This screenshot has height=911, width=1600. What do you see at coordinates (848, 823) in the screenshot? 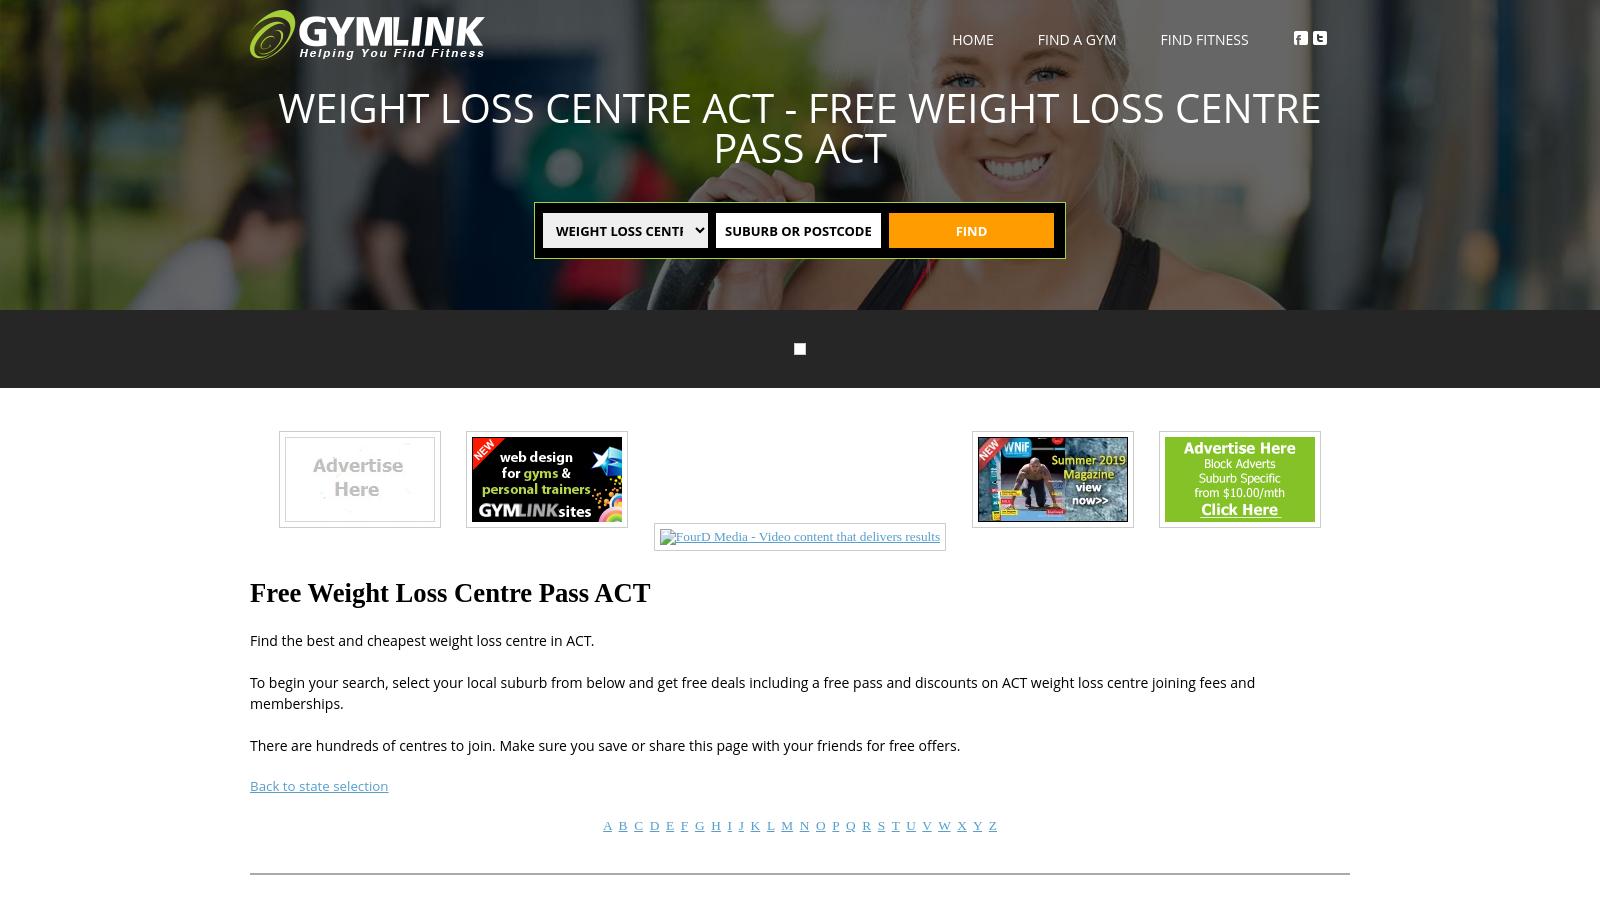
I see `'Q'` at bounding box center [848, 823].